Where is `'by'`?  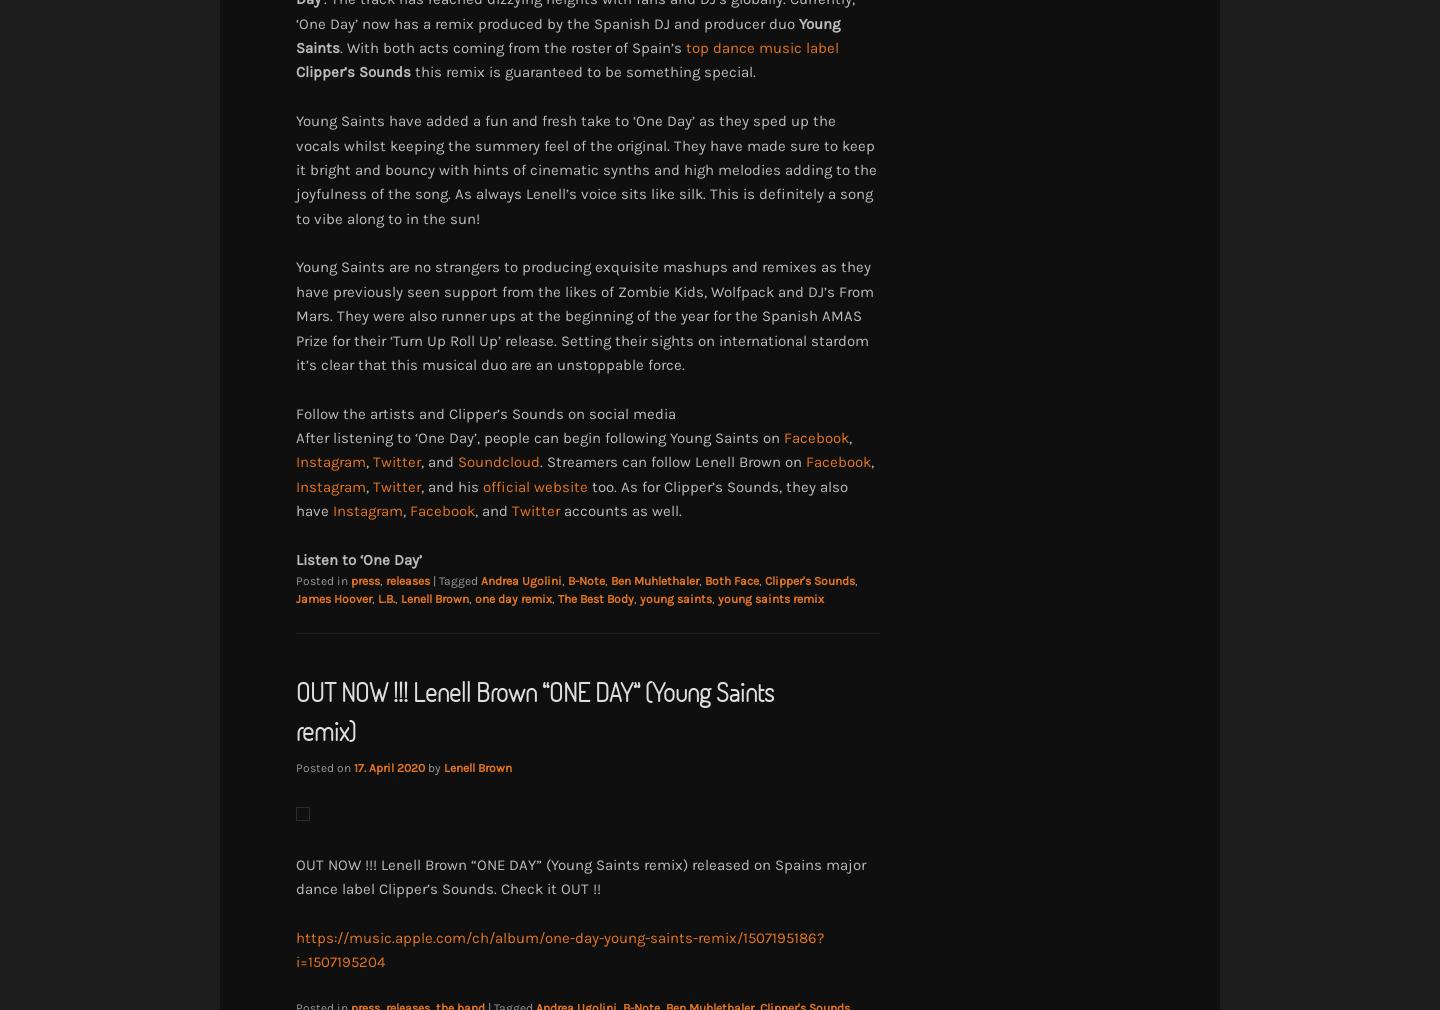
'by' is located at coordinates (436, 766).